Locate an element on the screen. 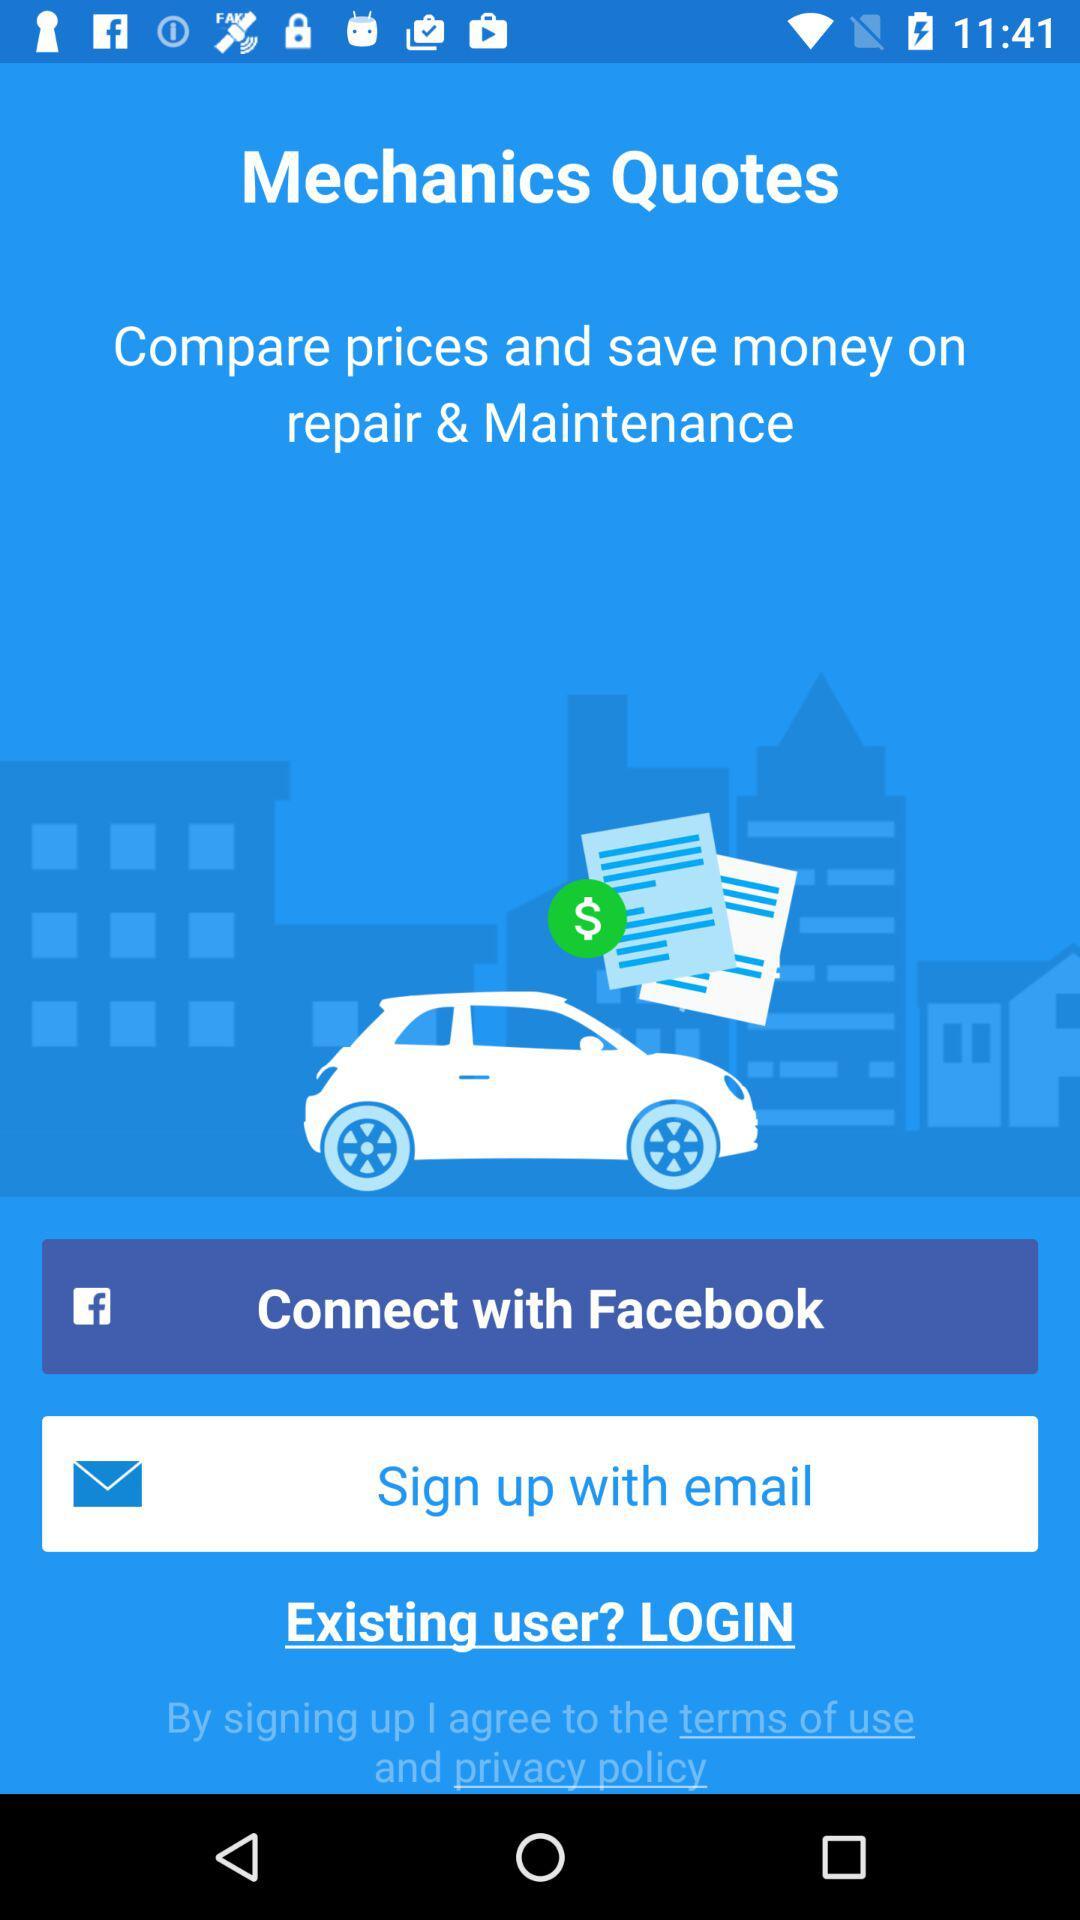 The image size is (1080, 1920). icon above by signing up is located at coordinates (540, 1619).